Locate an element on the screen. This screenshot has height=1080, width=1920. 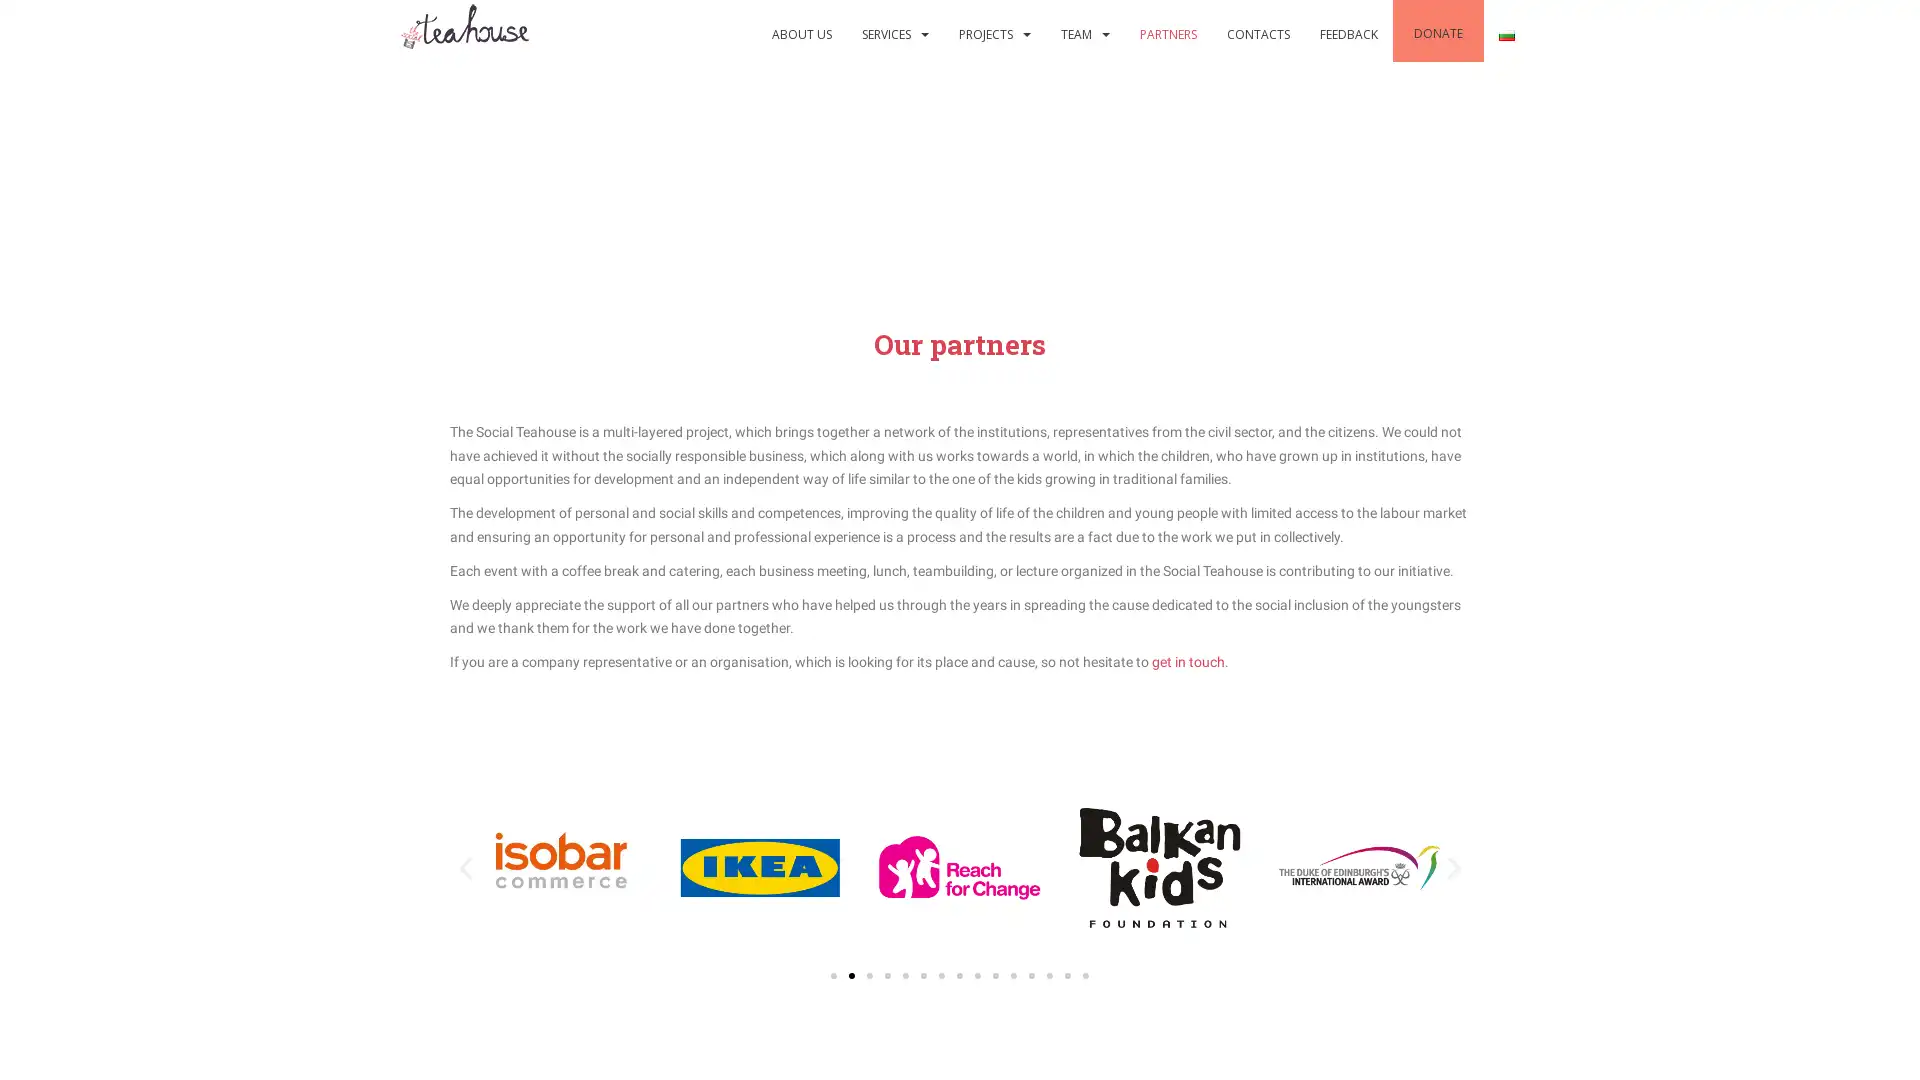
Go to slide 4 is located at coordinates (887, 974).